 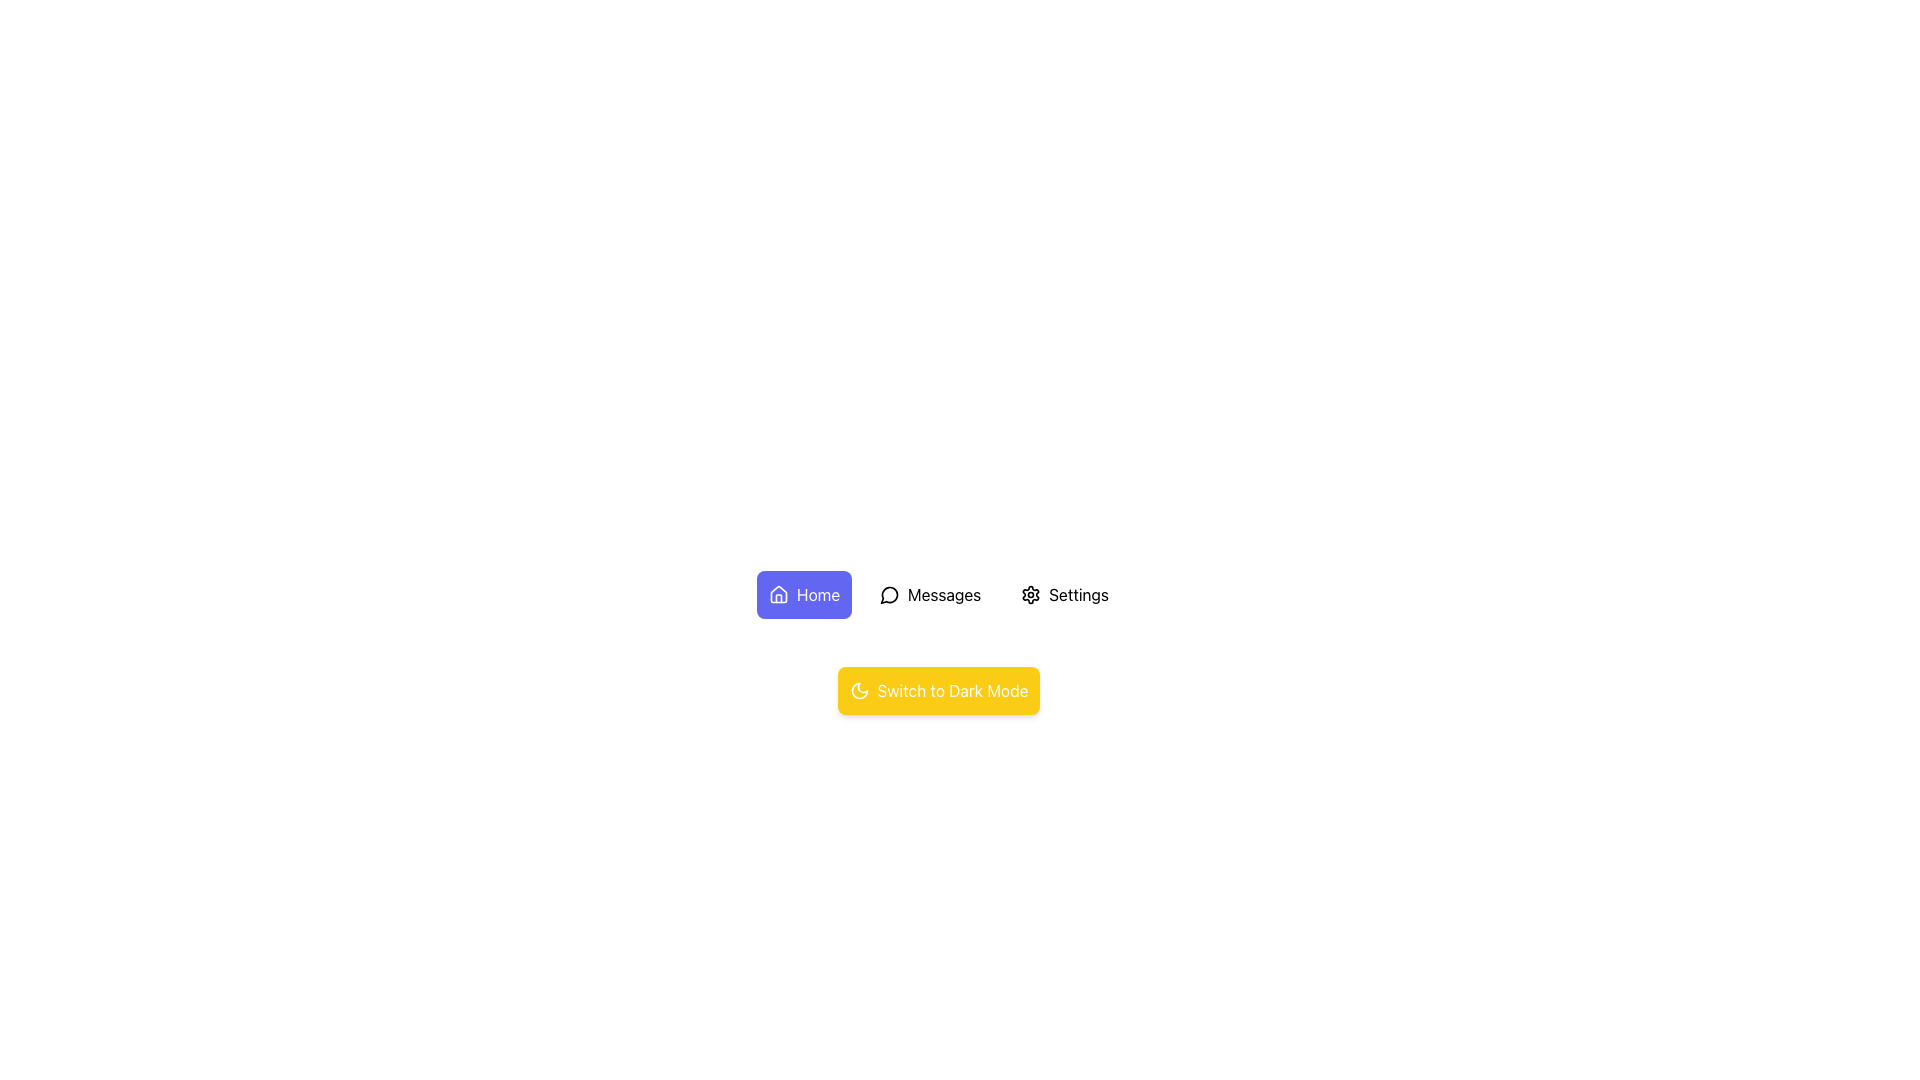 I want to click on the button positioned below the navigation options, so click(x=938, y=689).